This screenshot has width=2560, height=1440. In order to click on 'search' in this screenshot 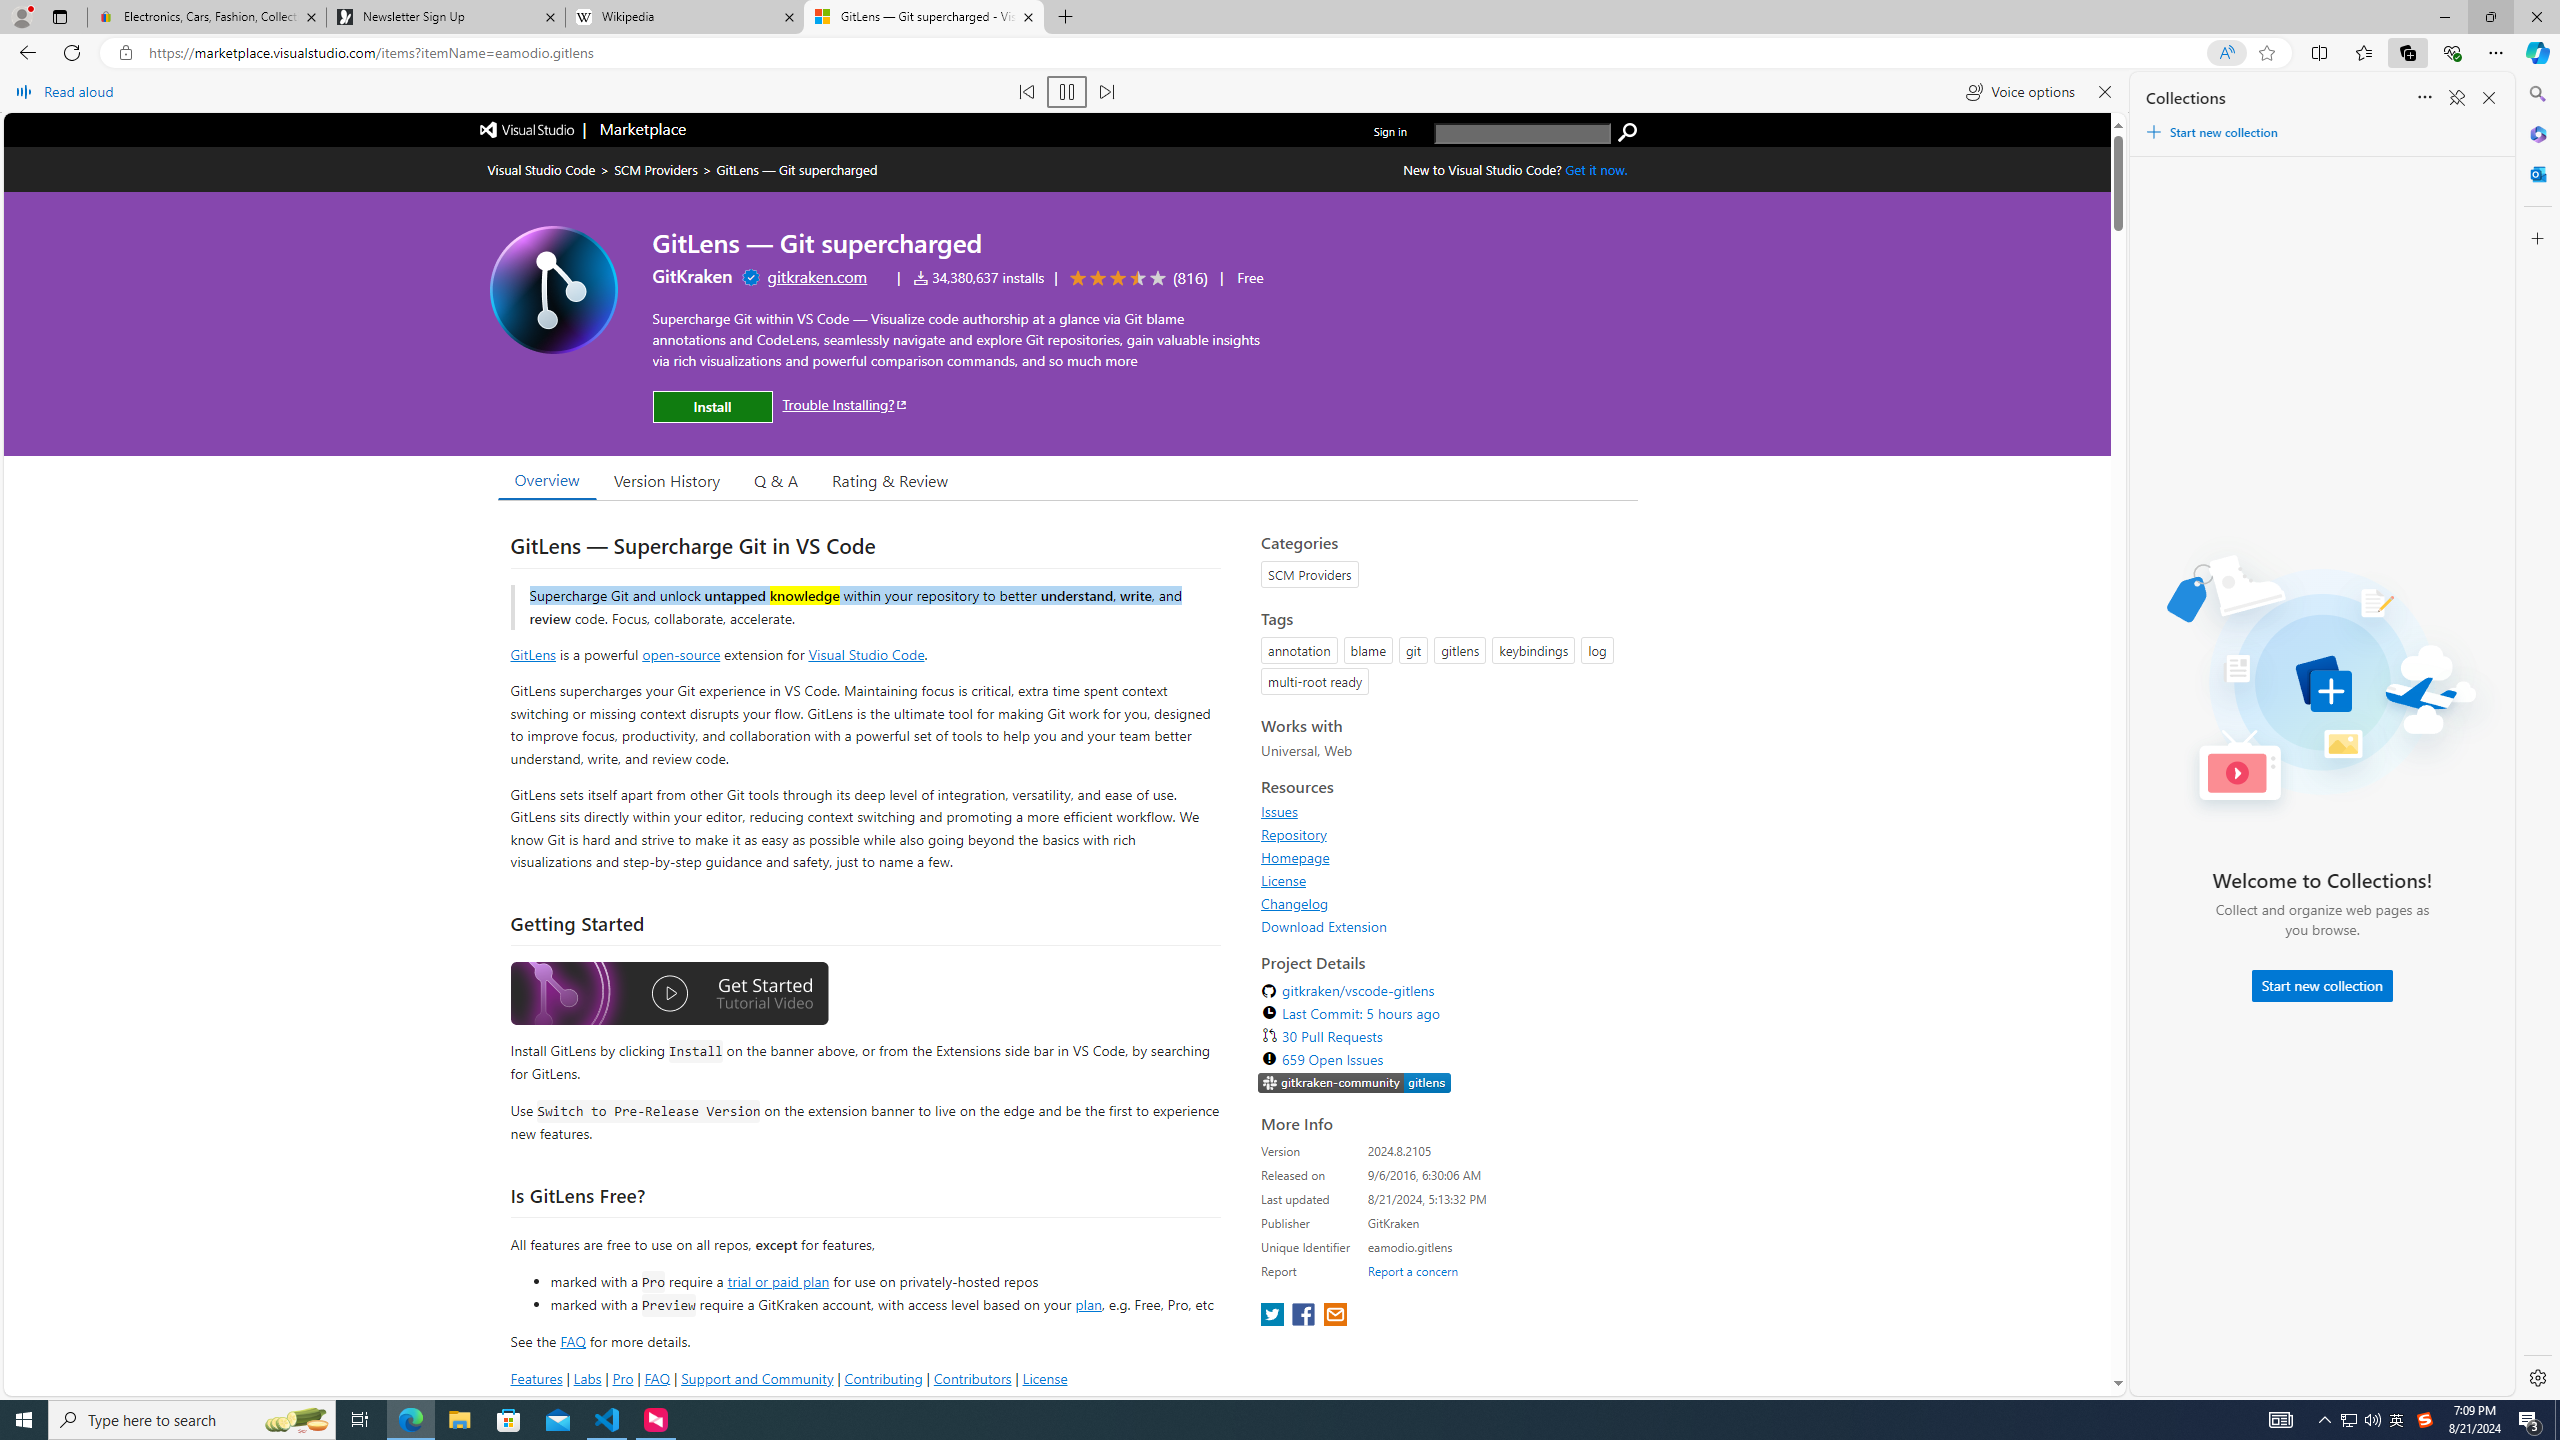, I will do `click(1522, 133)`.